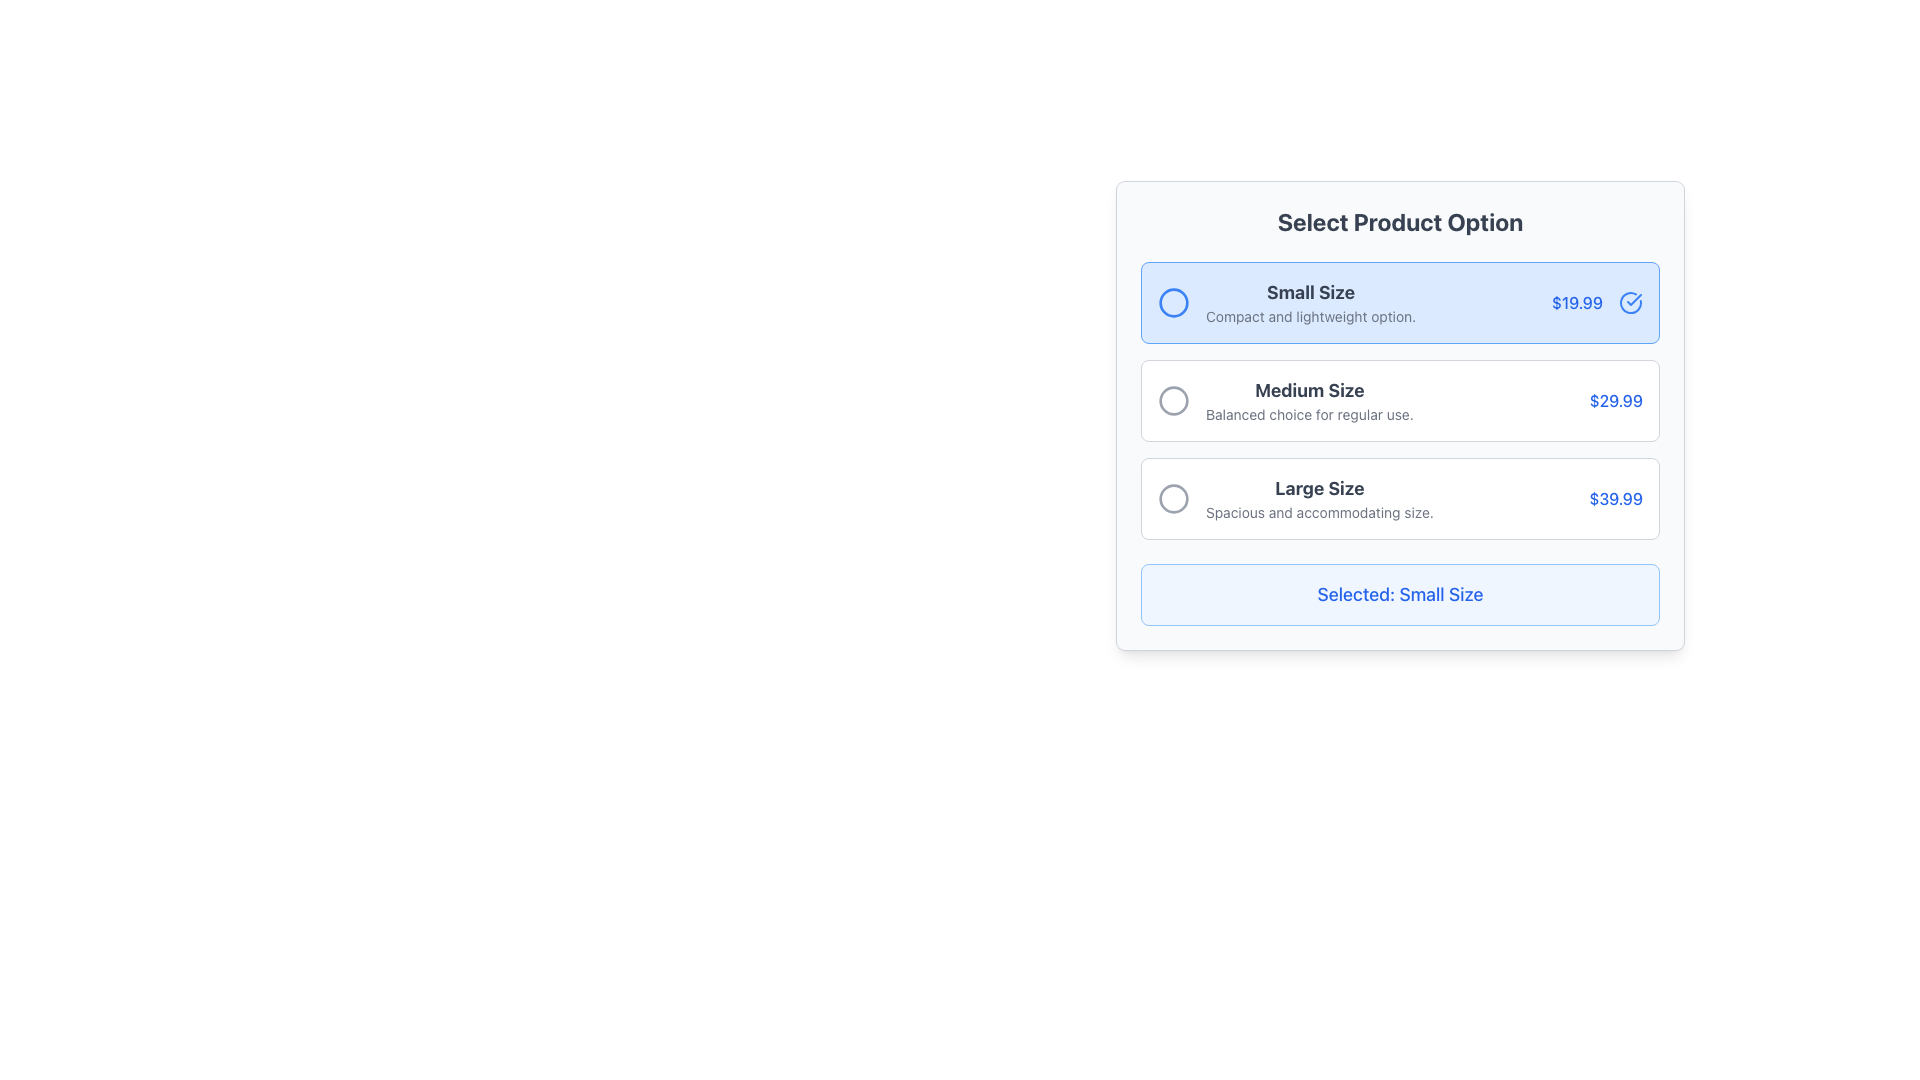 The width and height of the screenshot is (1920, 1080). Describe the element at coordinates (1309, 401) in the screenshot. I see `text label that describes the second selectable product option, which is positioned between 'Small Size' and 'Large Size'` at that location.